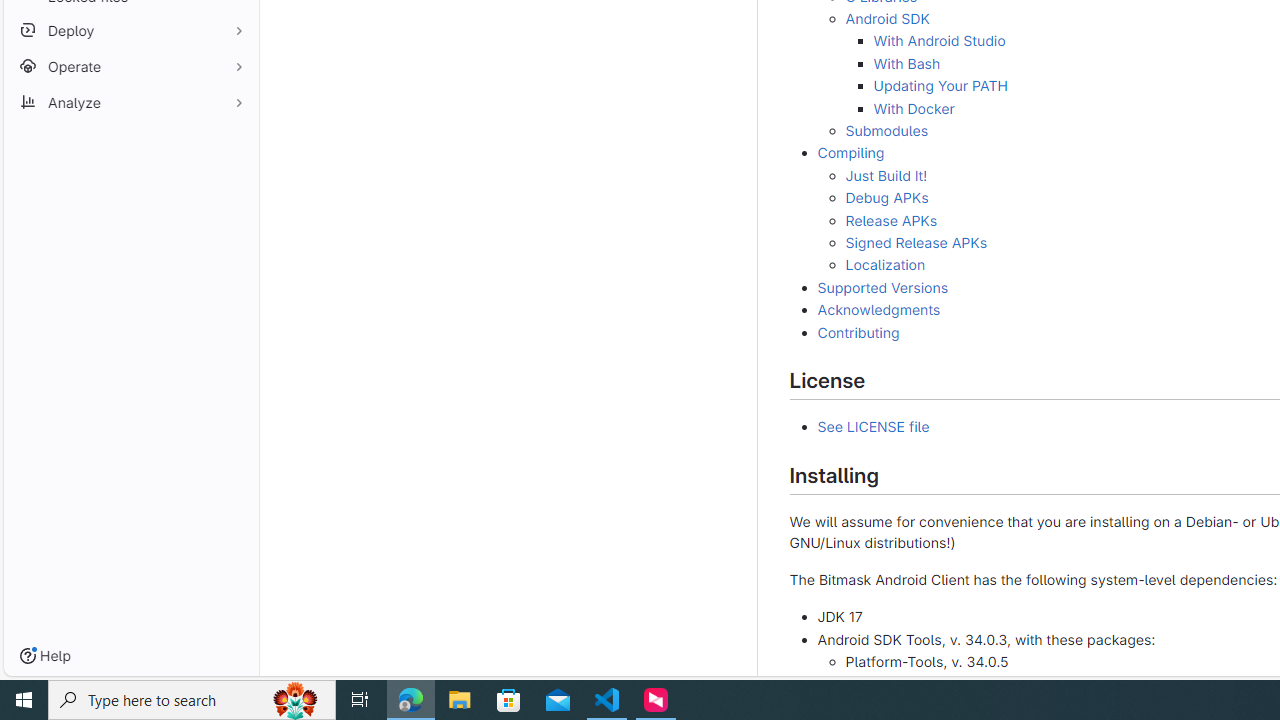 The height and width of the screenshot is (720, 1280). What do you see at coordinates (873, 426) in the screenshot?
I see `'See LICENSE file'` at bounding box center [873, 426].